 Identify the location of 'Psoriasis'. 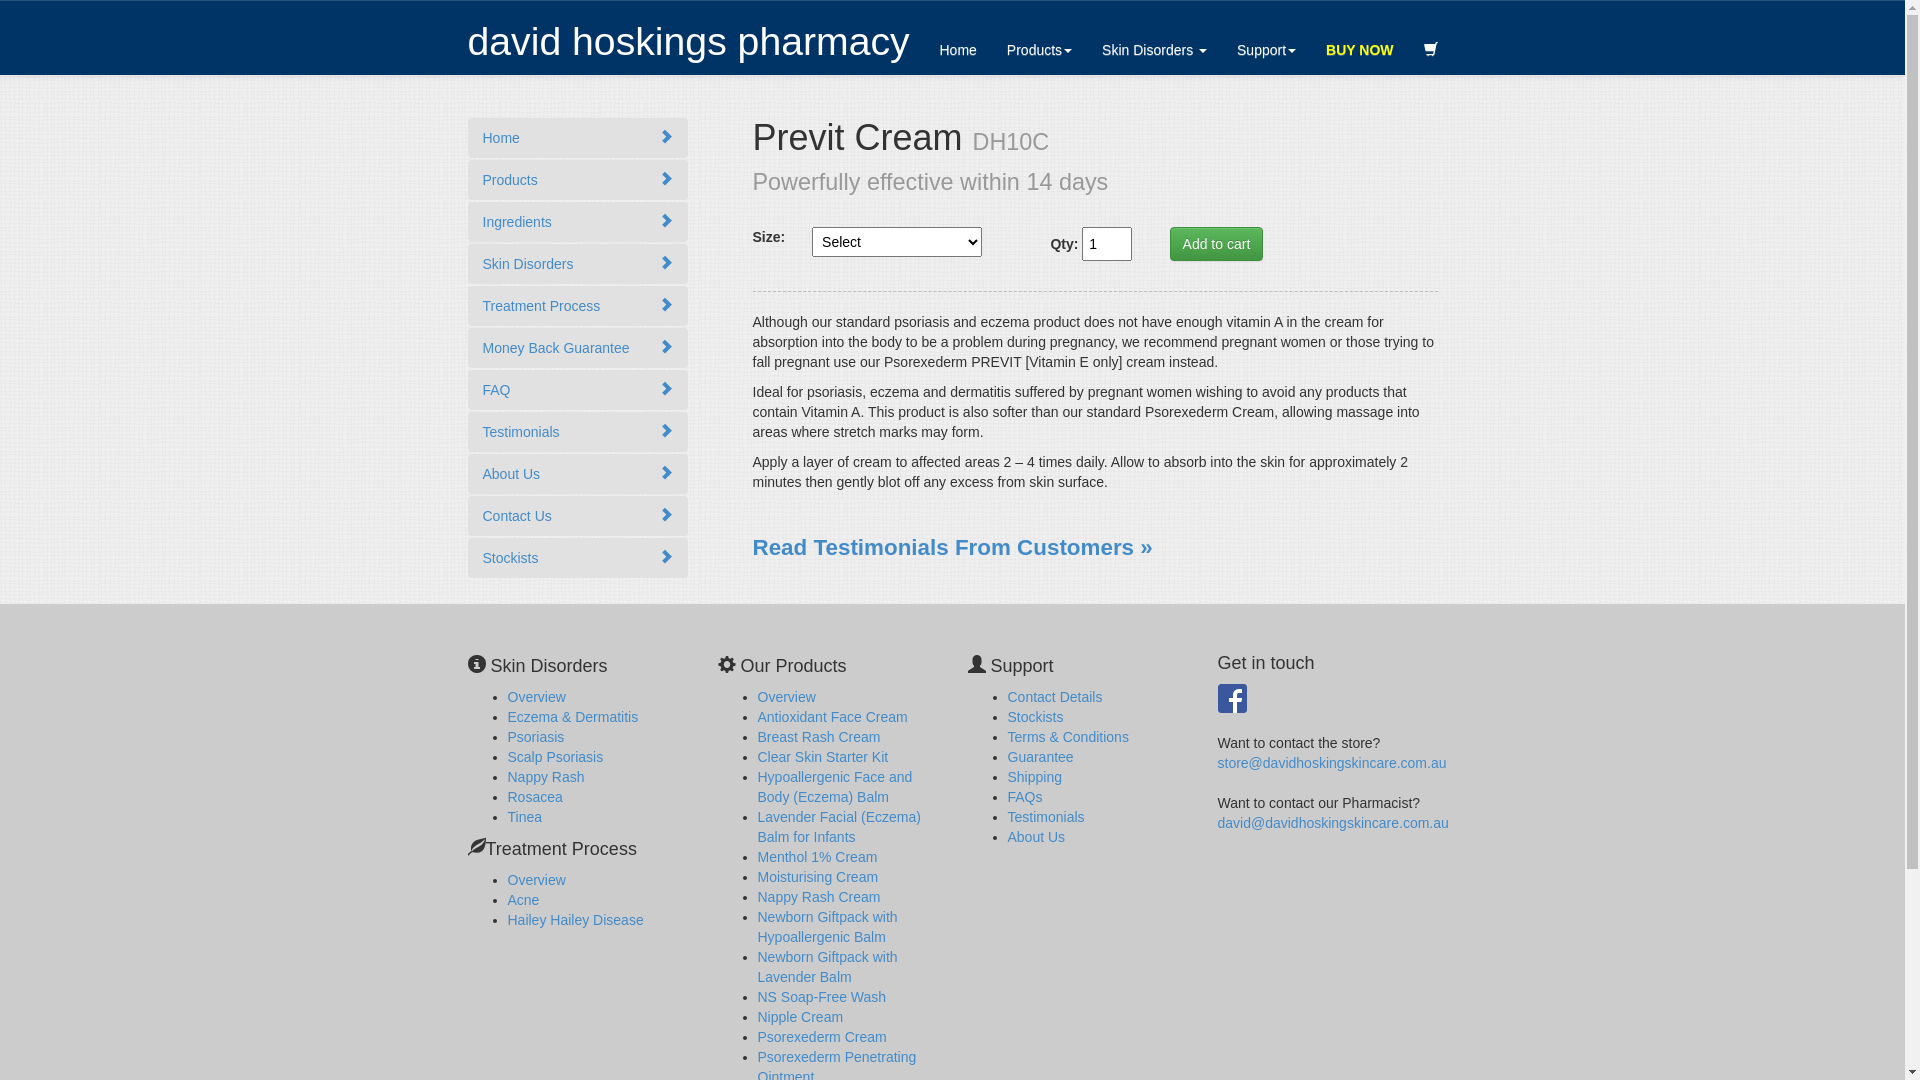
(536, 736).